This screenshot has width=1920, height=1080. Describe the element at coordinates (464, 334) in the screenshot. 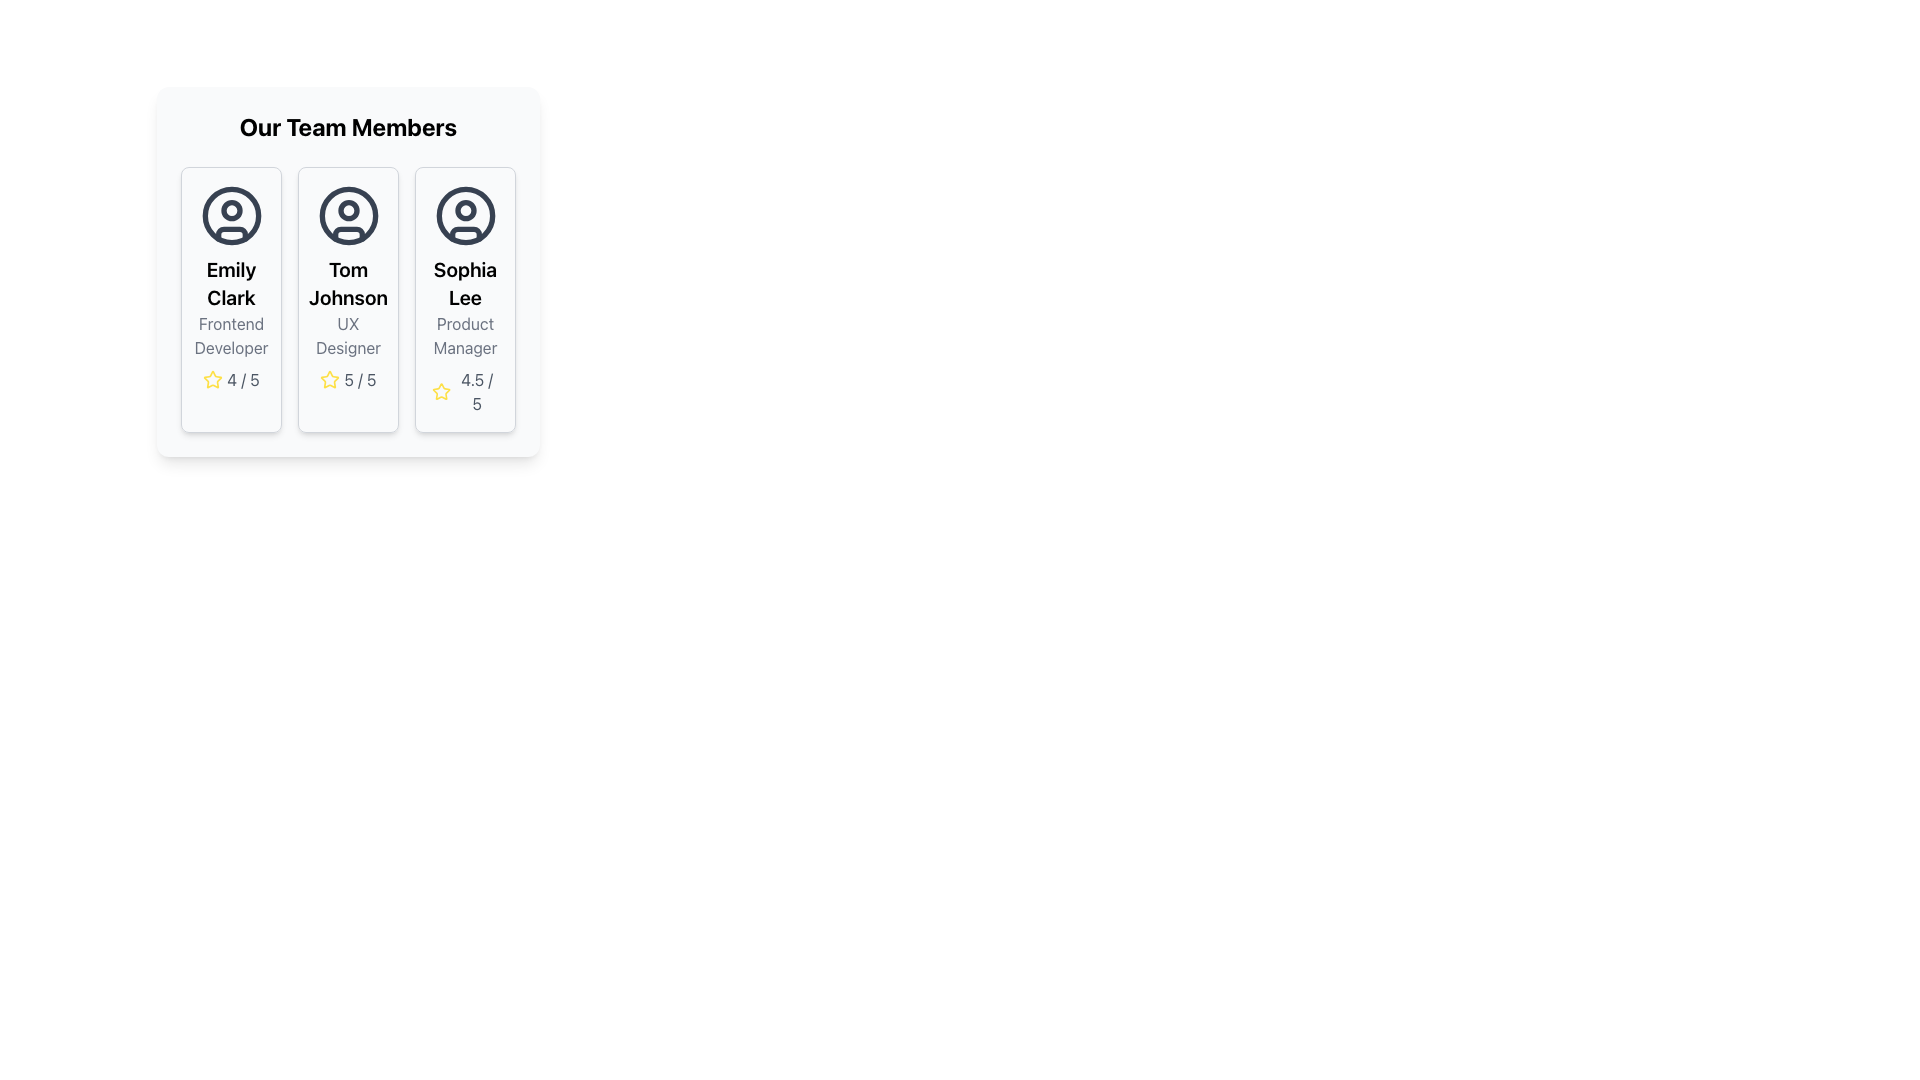

I see `the informational text label indicating the job title 'Product Manager' located in the rightmost employee card below the name 'Sophia Lee' and above the star rating '4.5 / 5.'` at that location.